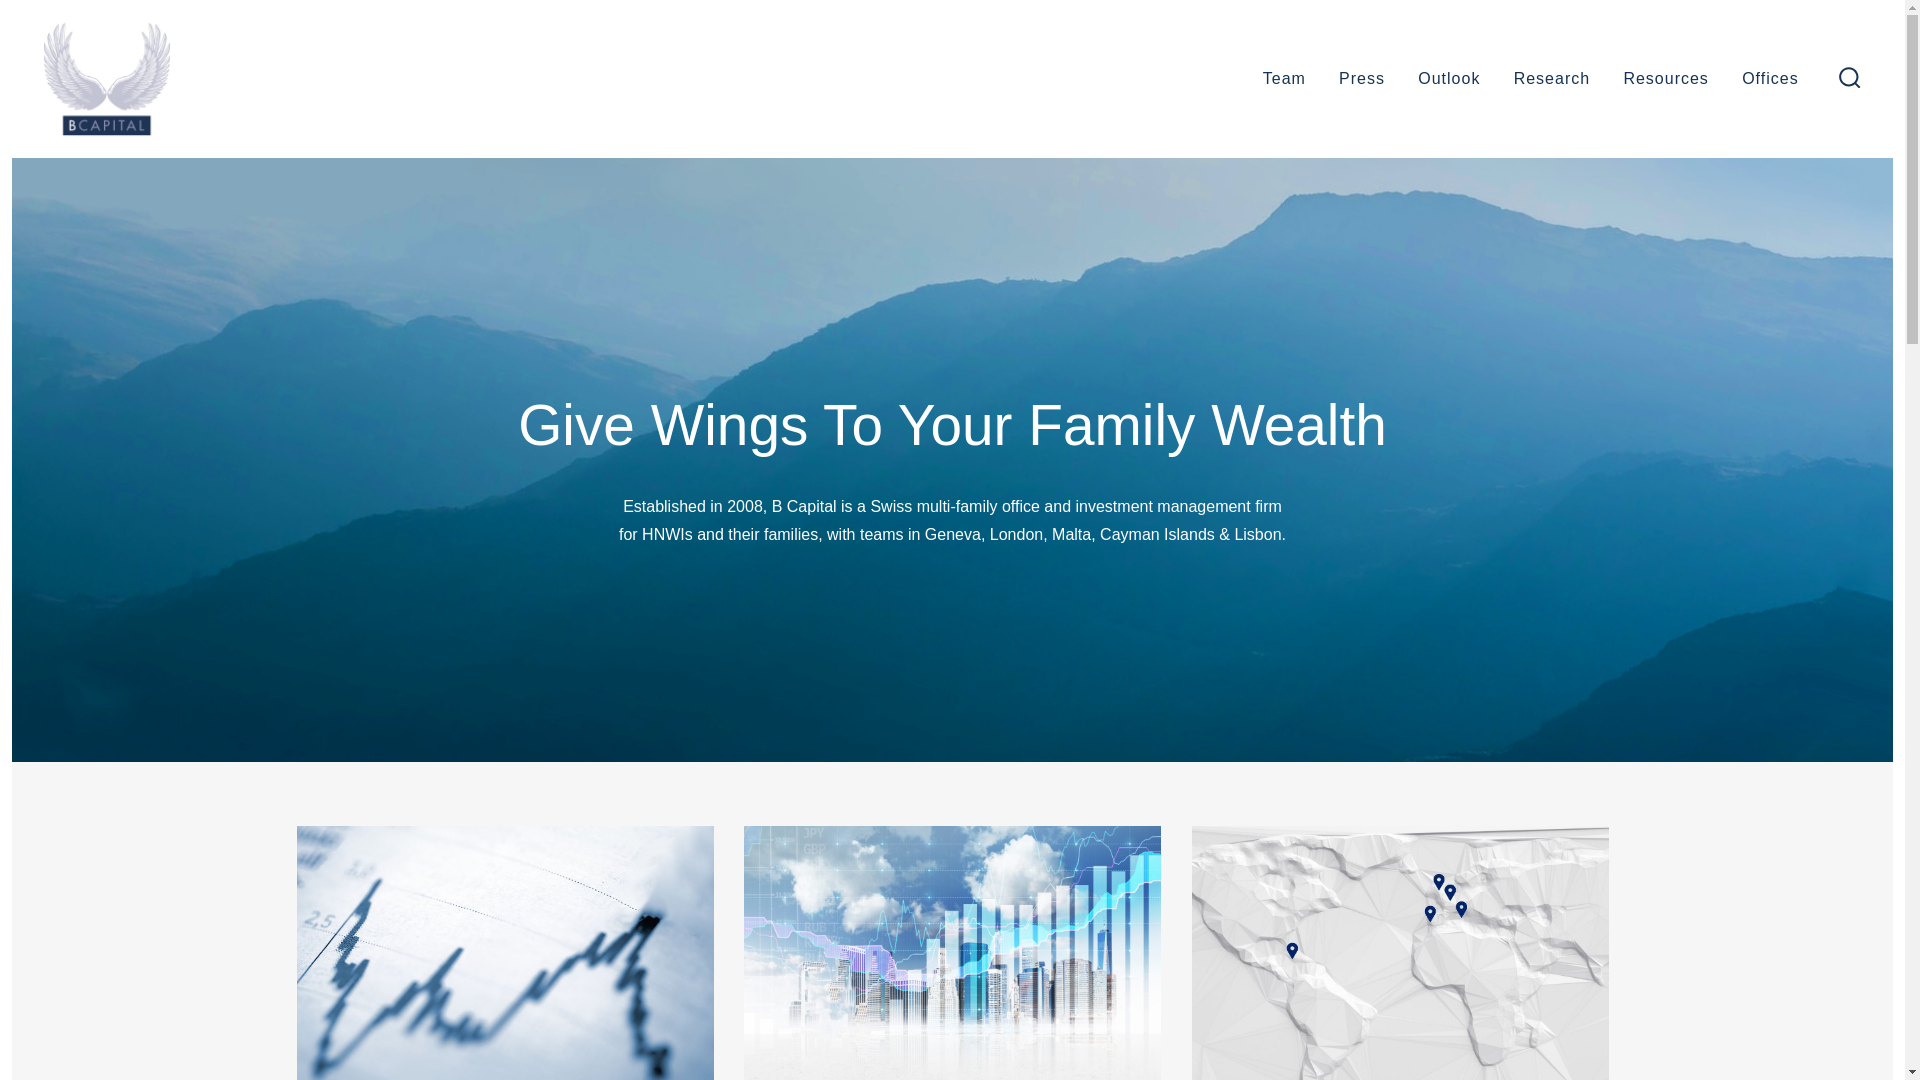 This screenshot has width=1920, height=1080. What do you see at coordinates (1770, 78) in the screenshot?
I see `'Offices'` at bounding box center [1770, 78].